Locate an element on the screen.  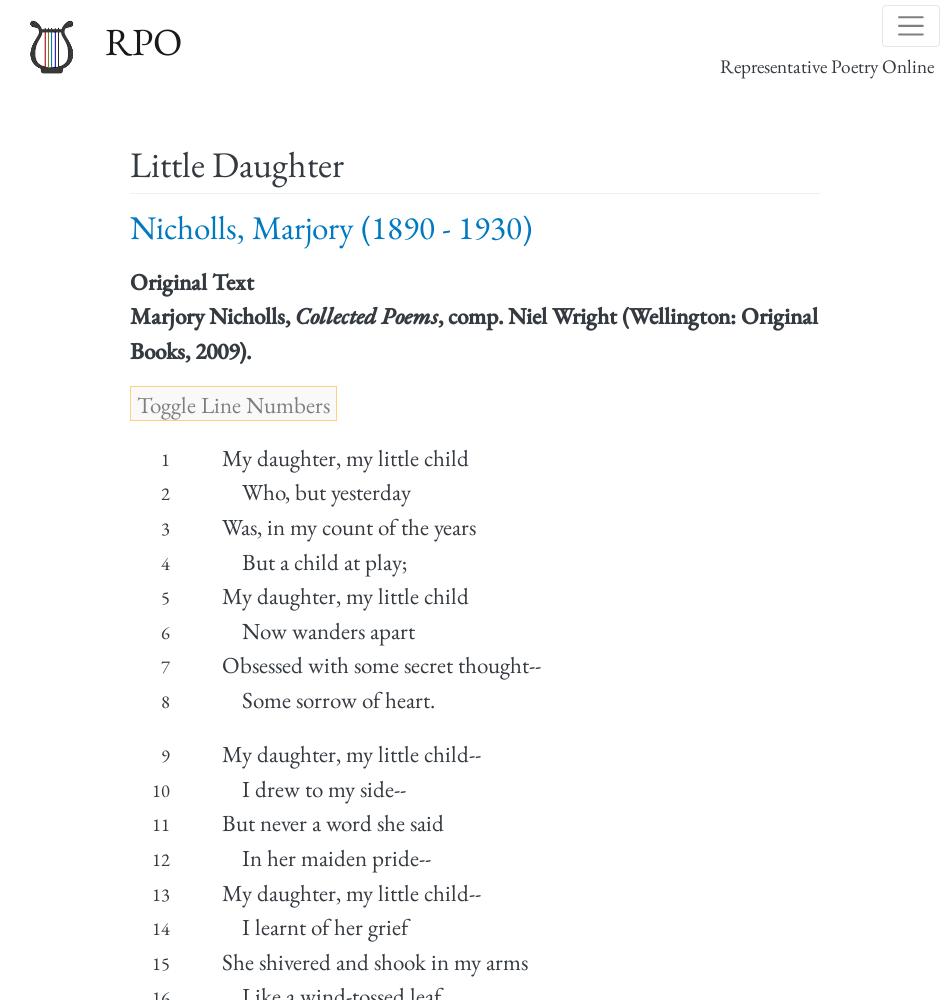
'9' is located at coordinates (165, 755).